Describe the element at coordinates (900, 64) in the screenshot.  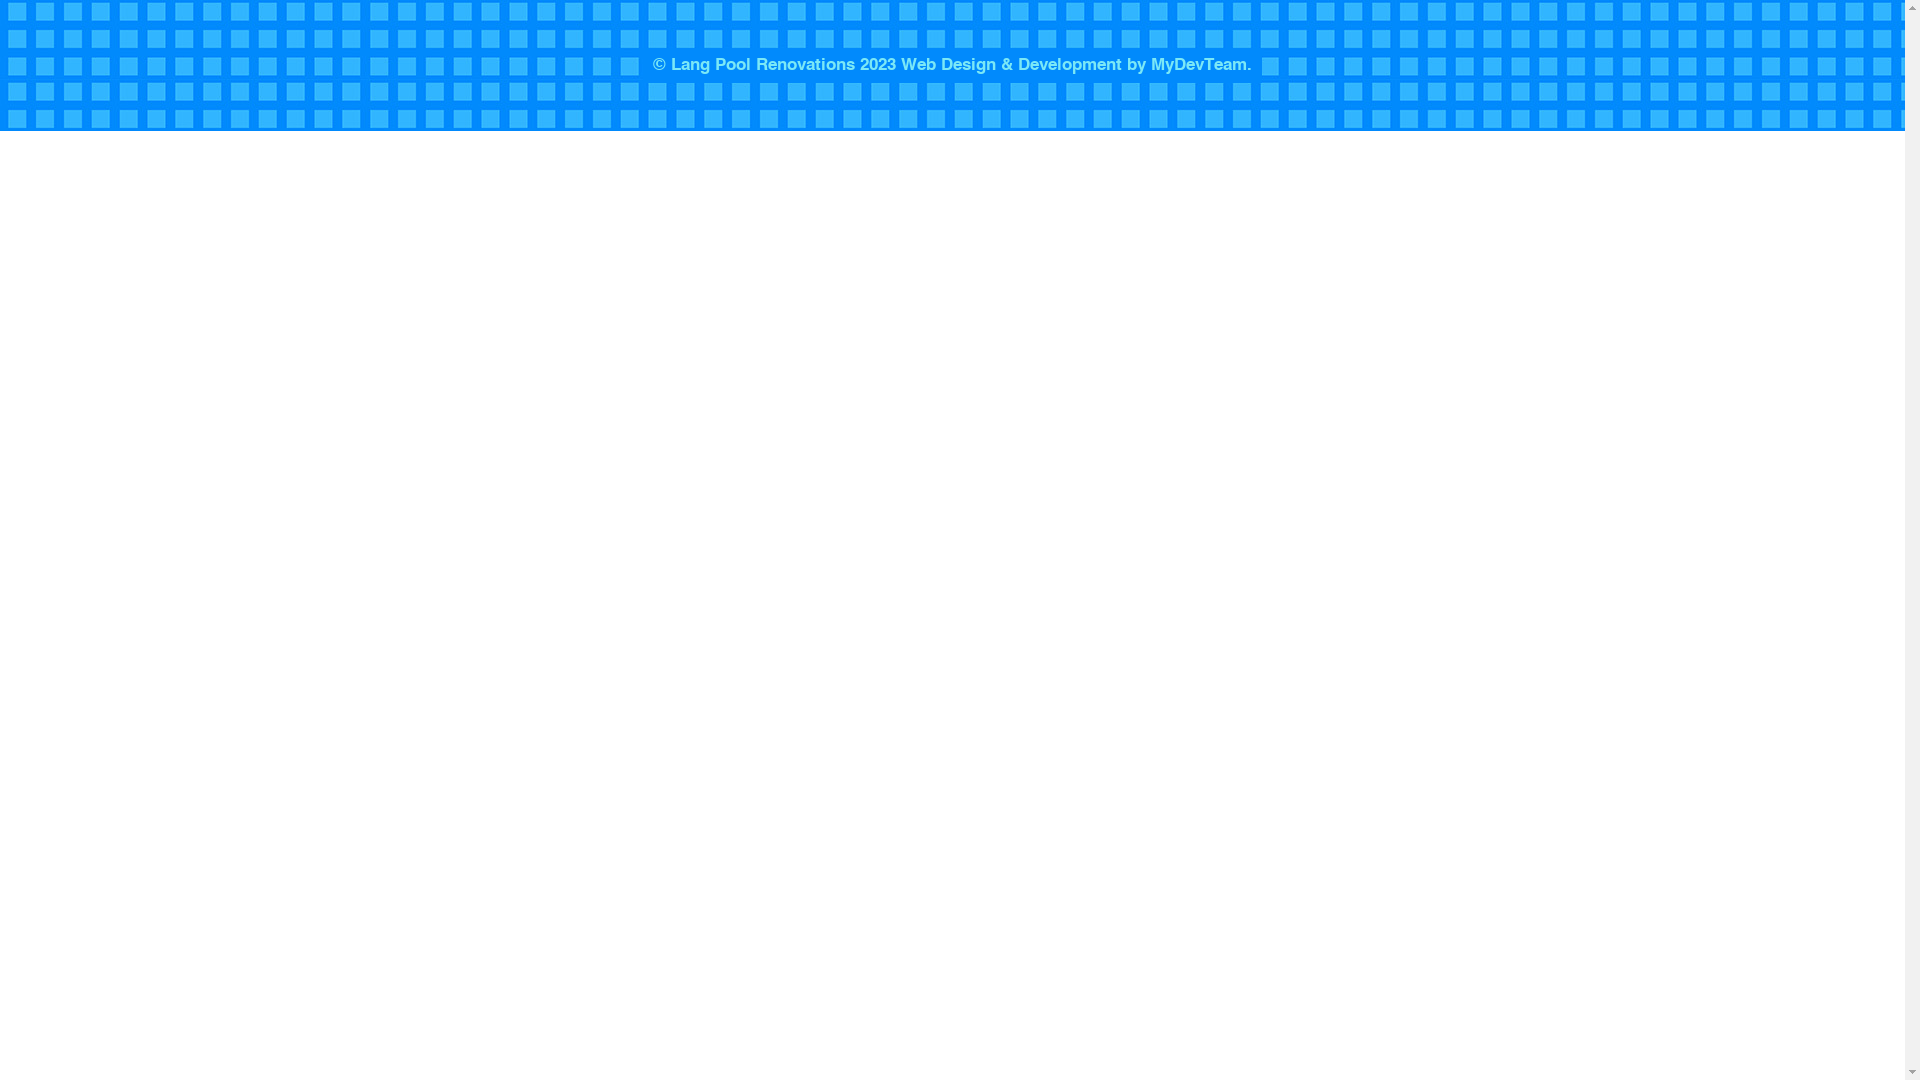
I see `'Web Design & Development'` at that location.